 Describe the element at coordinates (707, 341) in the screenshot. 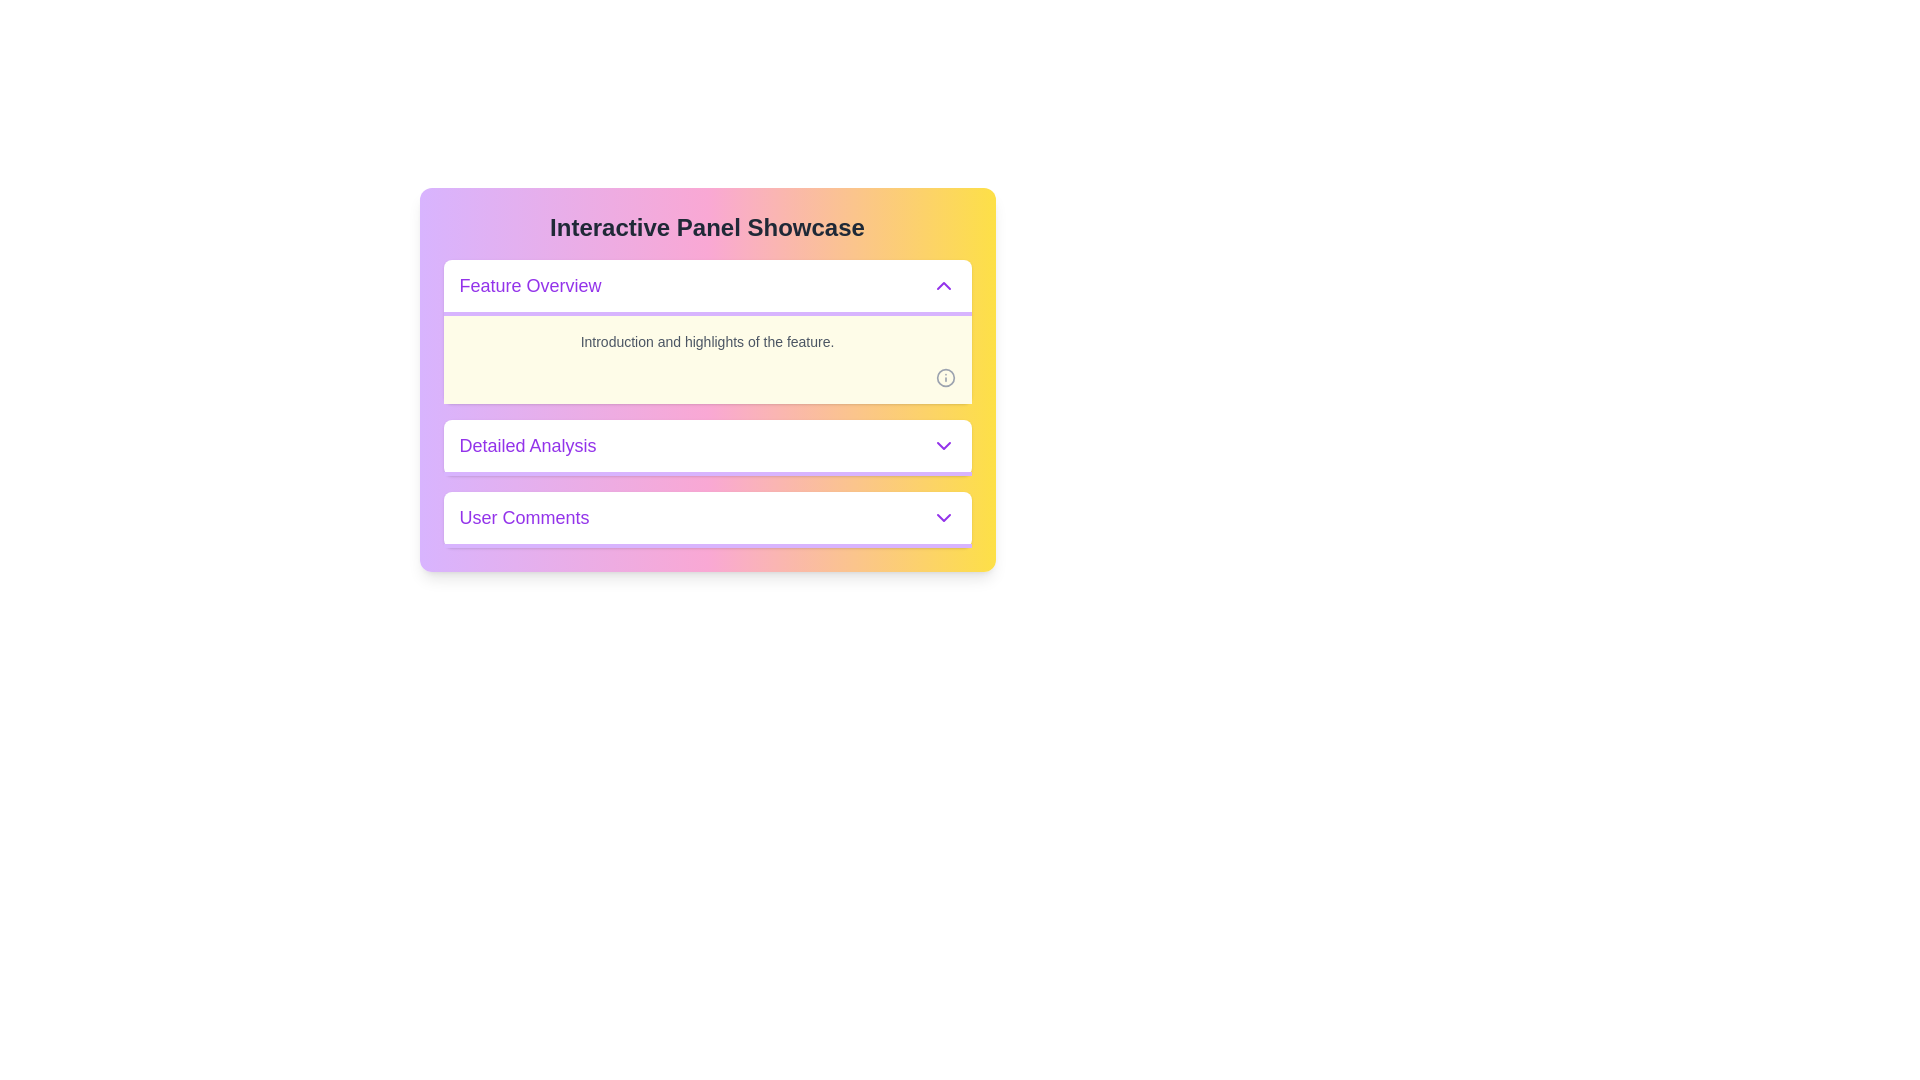

I see `the descriptive text block located just below the 'Feature Overview' header in a pale yellow box` at that location.